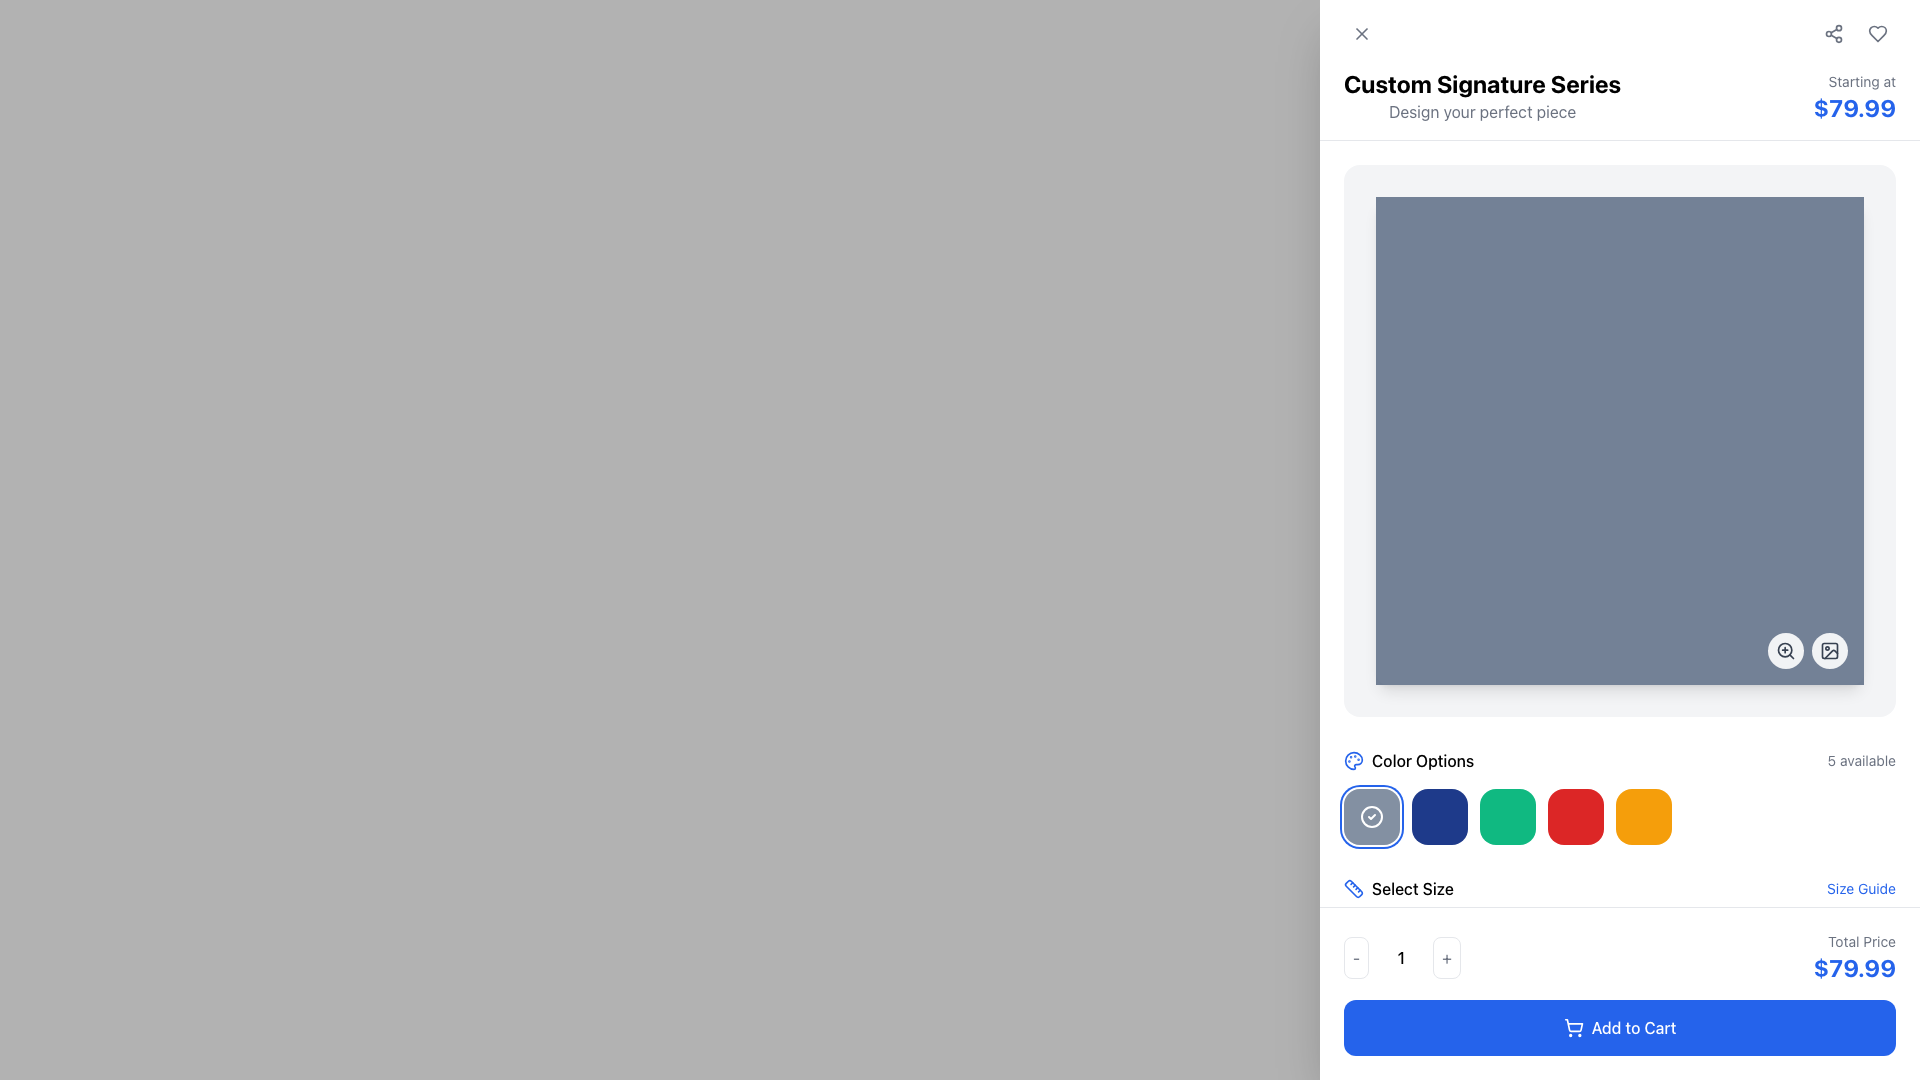  Describe the element at coordinates (1876, 34) in the screenshot. I see `the favorite icon button located at the top-right corner of the interface, adjacent to the price information section, to mark the item as a favorite` at that location.